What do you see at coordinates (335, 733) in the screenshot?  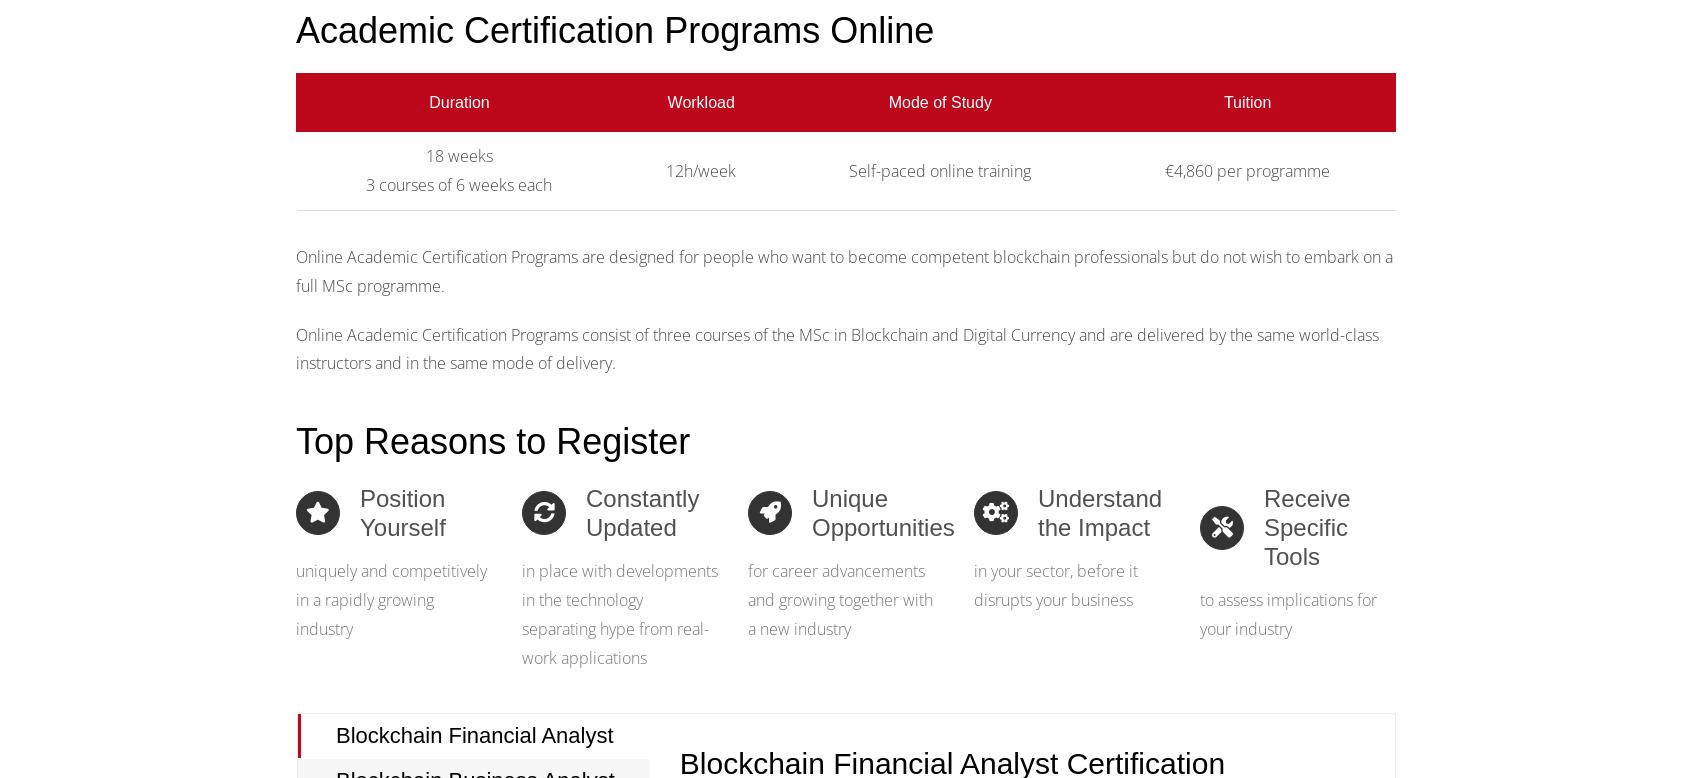 I see `'Blockchain Financial Analyst'` at bounding box center [335, 733].